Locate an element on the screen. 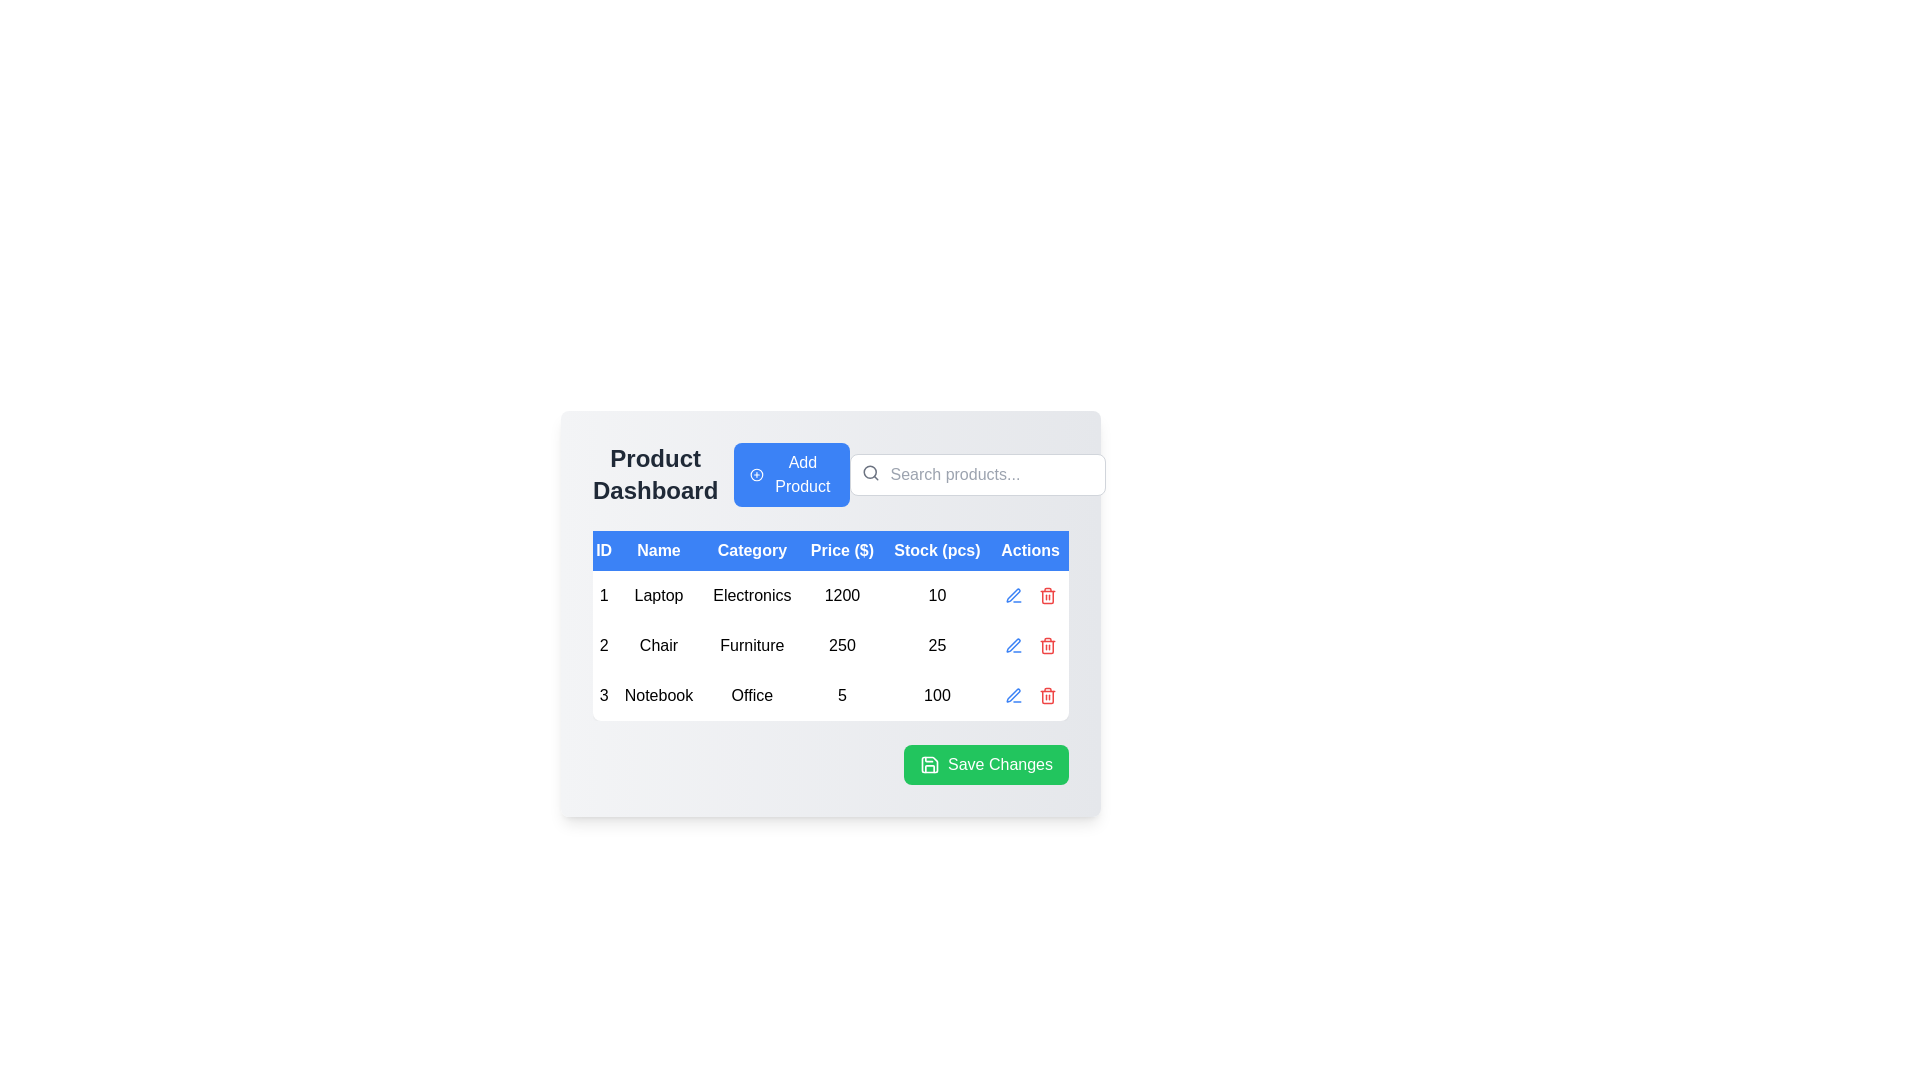 The image size is (1920, 1080). the search icon represented by a magnifying glass, located inside the search bar component with the placeholder text 'Search products...' is located at coordinates (870, 473).